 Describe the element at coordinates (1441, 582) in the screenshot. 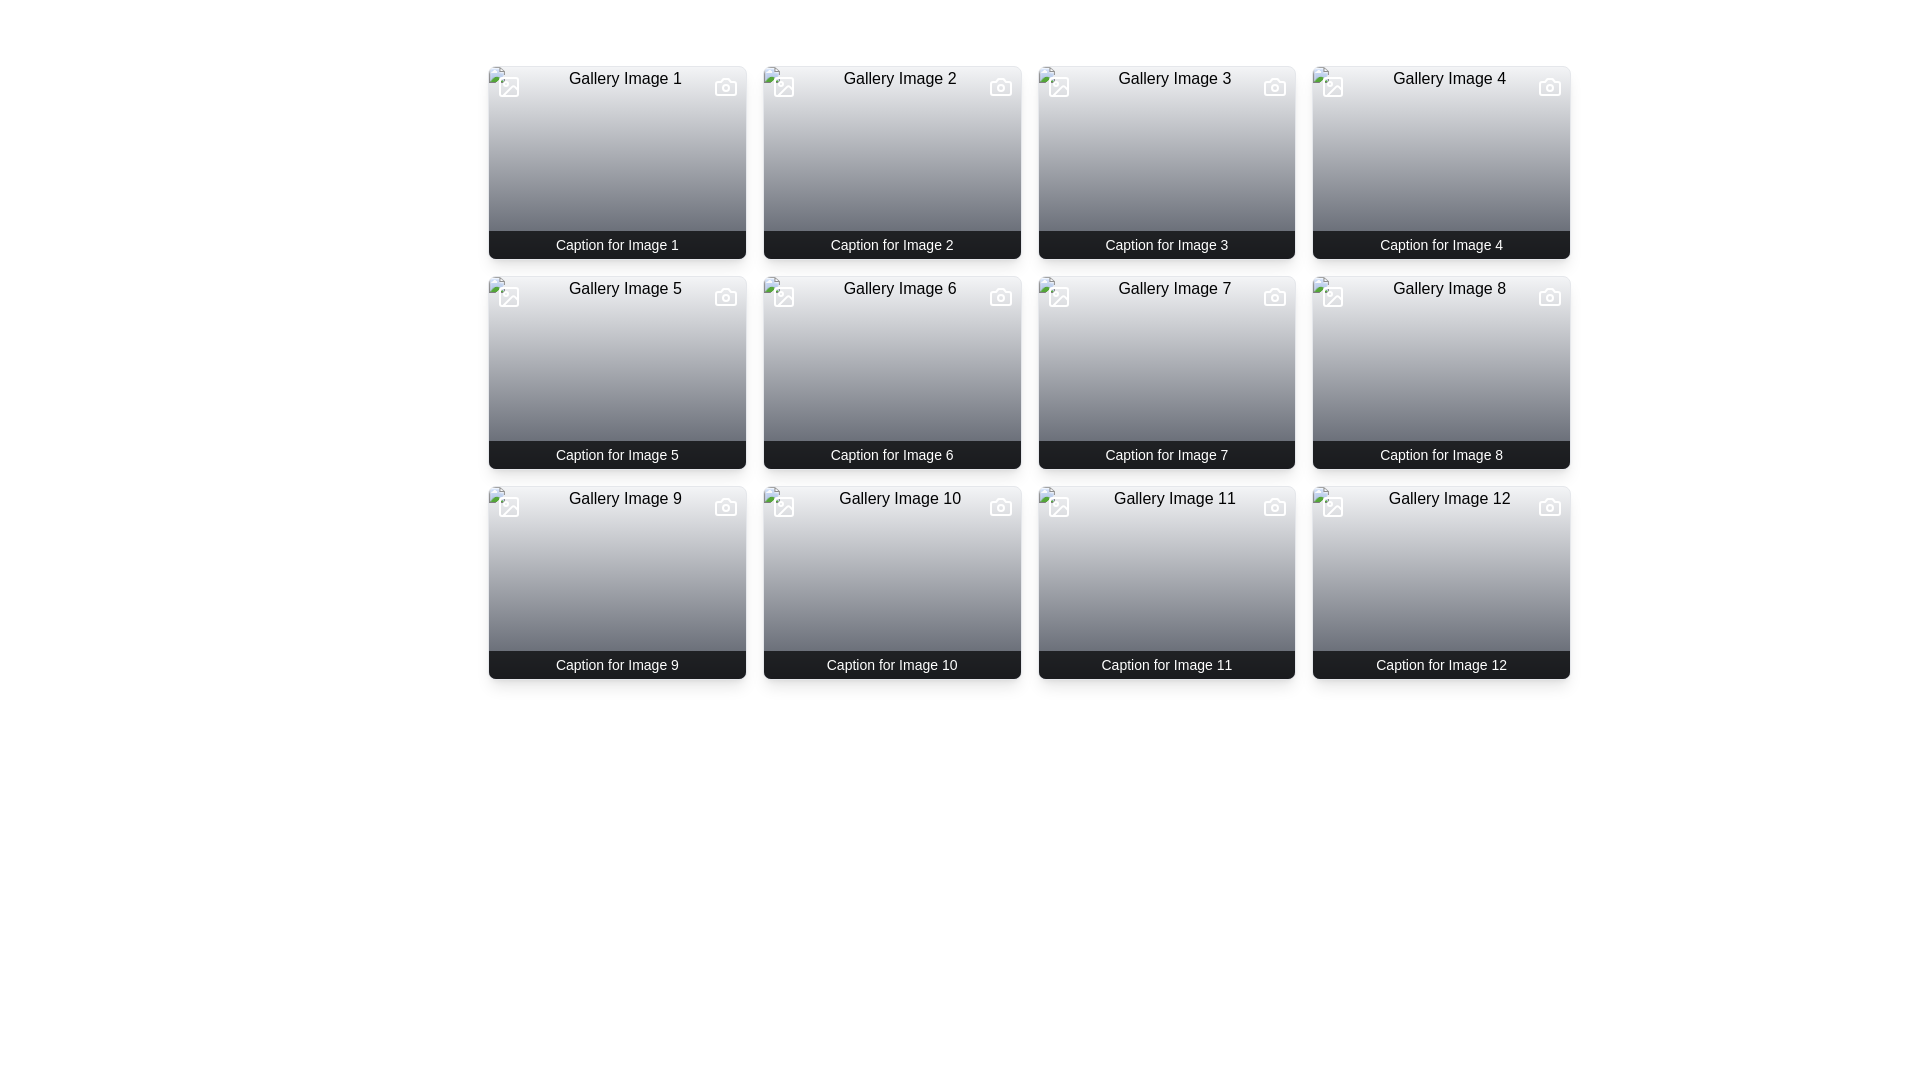

I see `visual overlay element that enhances the presentation of the text over the thumbnail titled 'Gallery Image 12' located at the bottom-right corner of the grid layout` at that location.